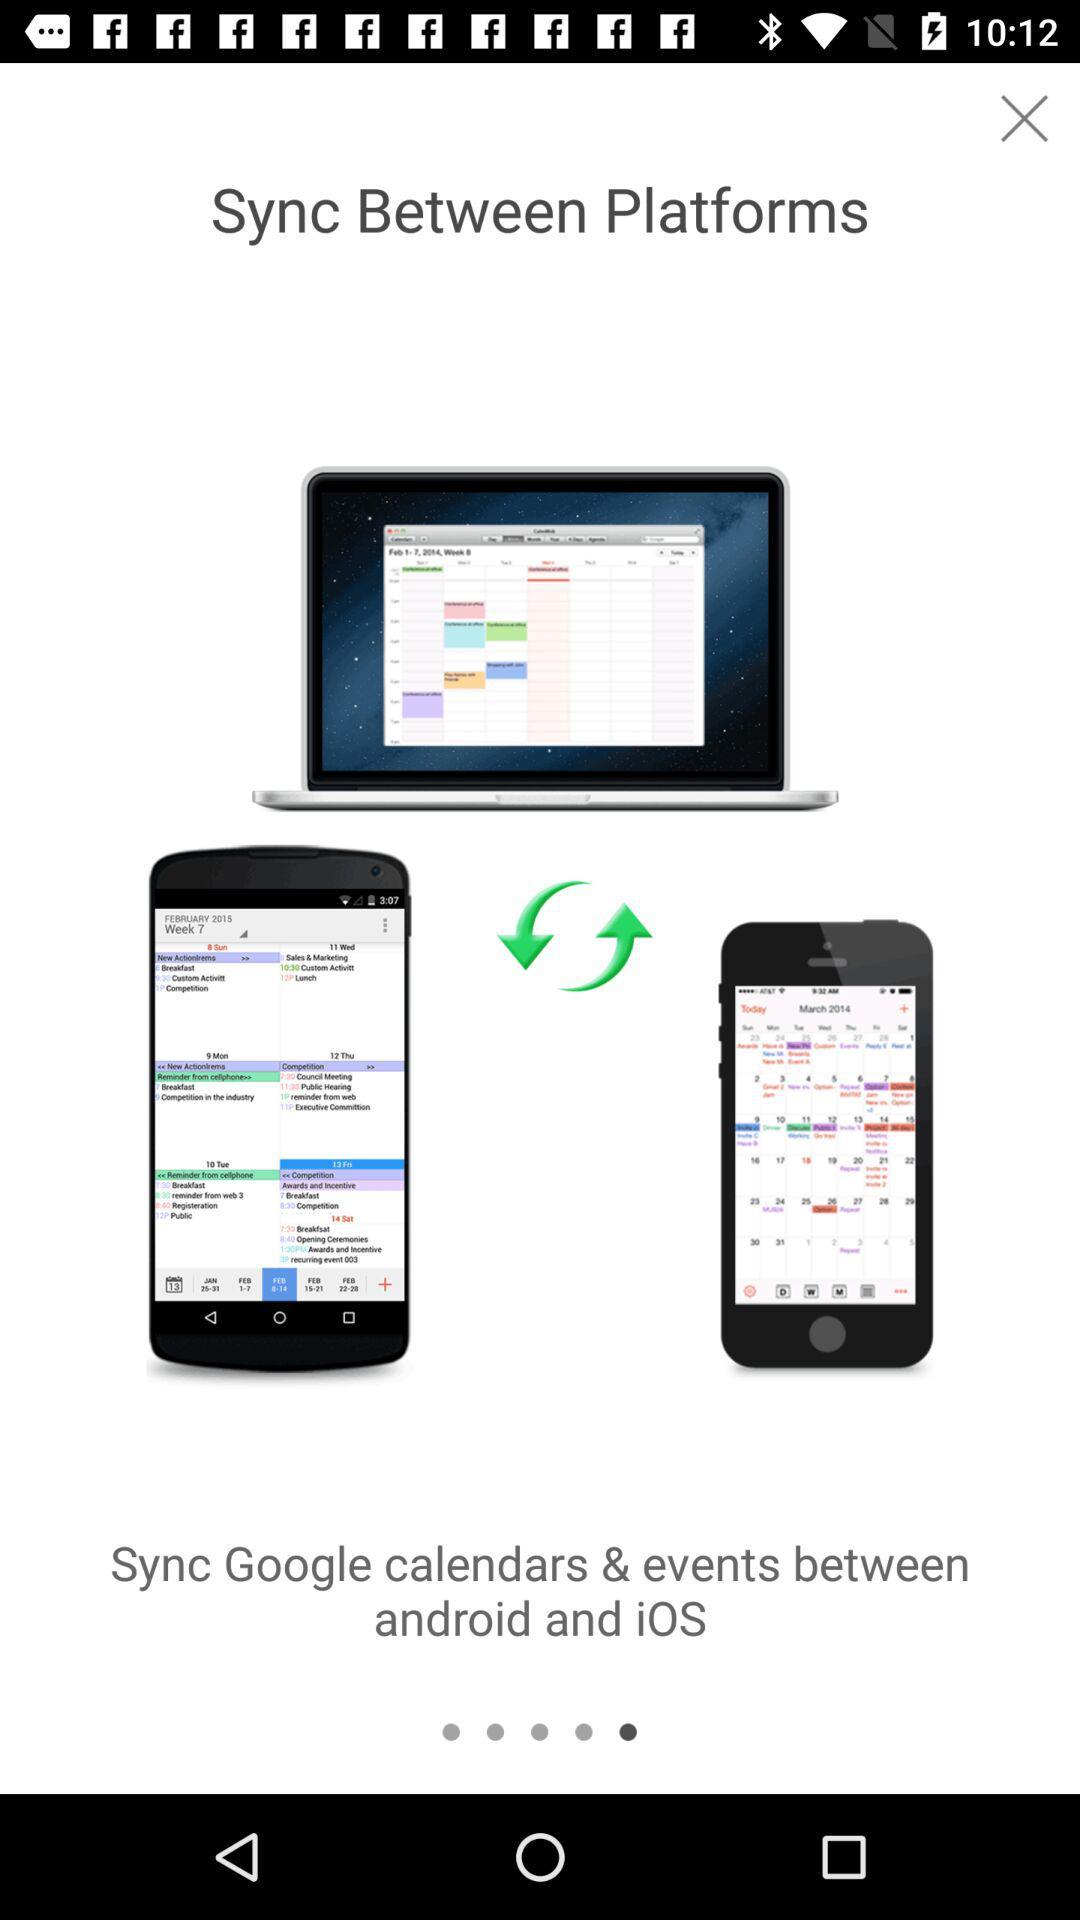  I want to click on the close icon, so click(1024, 117).